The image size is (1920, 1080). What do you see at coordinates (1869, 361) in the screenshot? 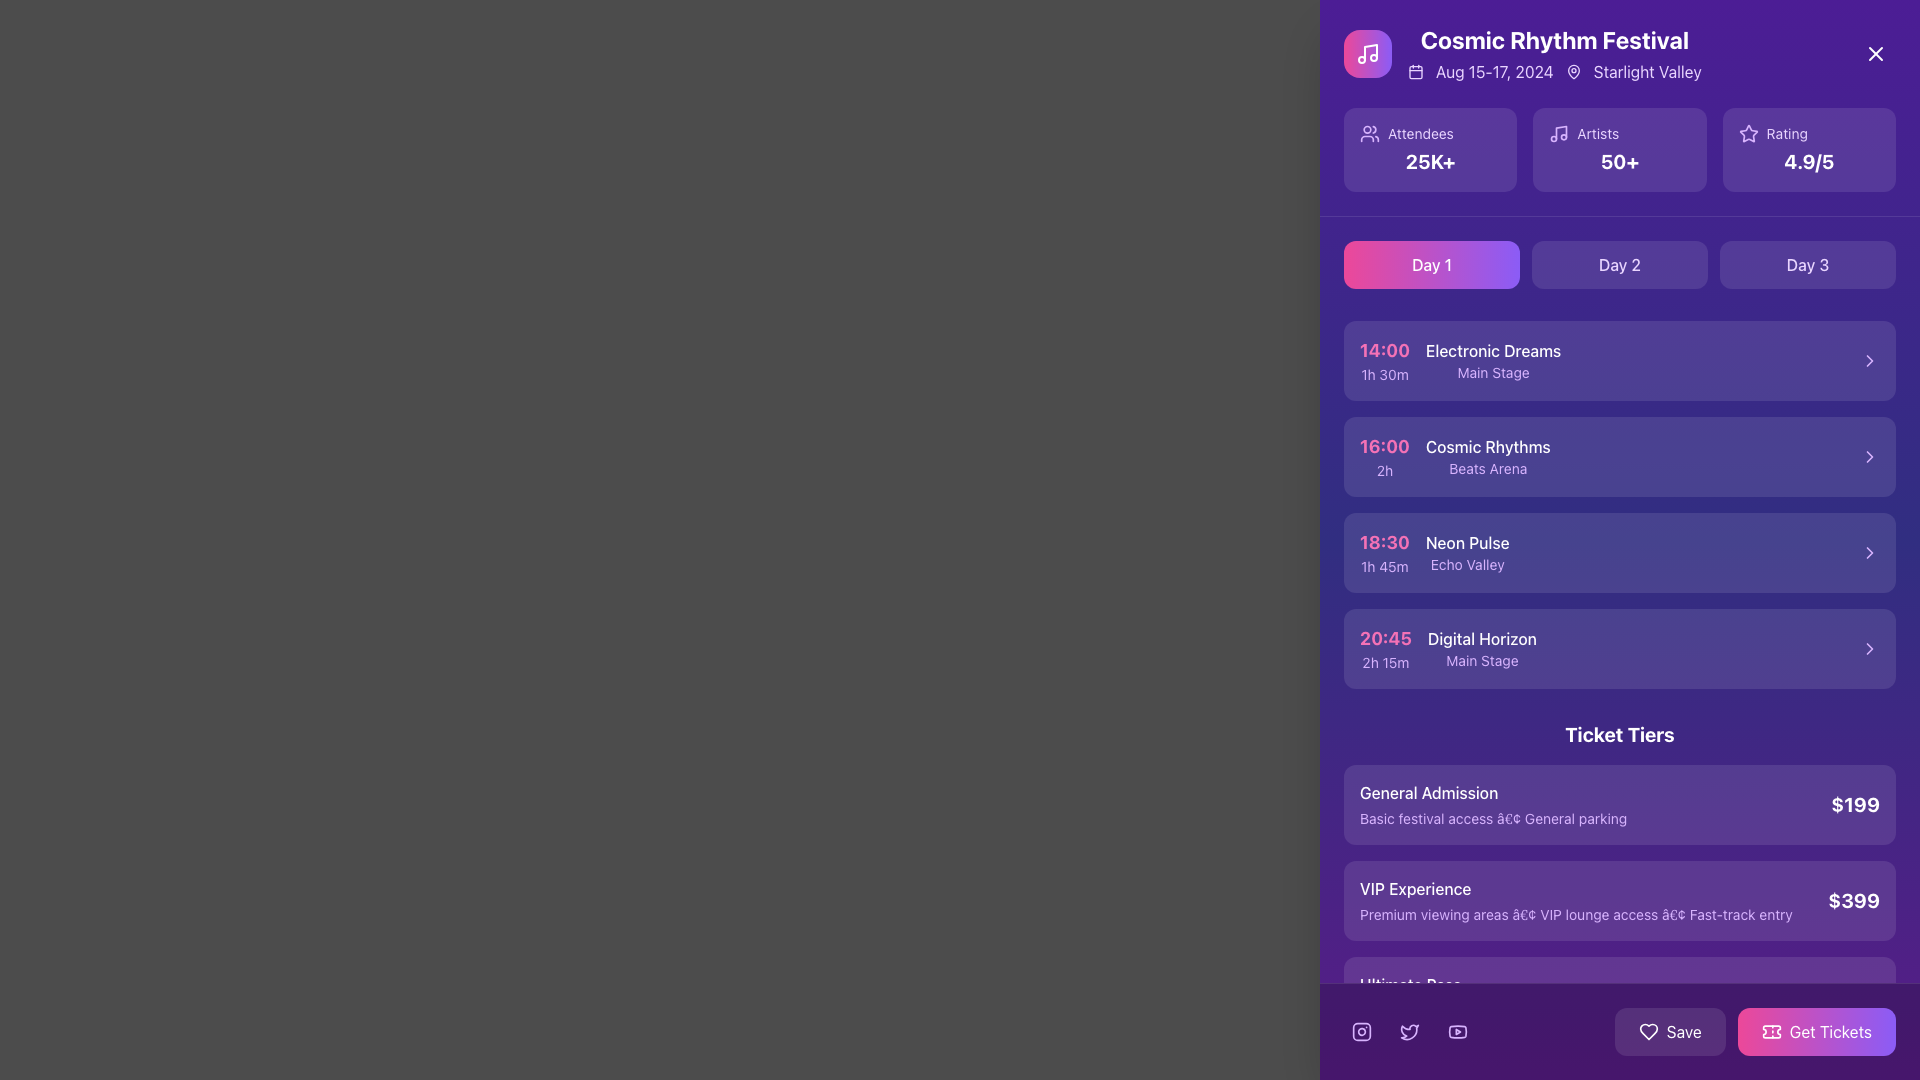
I see `the rightward-pointing chevron arrow icon in purple, located at the far-right of the 'Electronic Dreams' event at 14:00` at bounding box center [1869, 361].